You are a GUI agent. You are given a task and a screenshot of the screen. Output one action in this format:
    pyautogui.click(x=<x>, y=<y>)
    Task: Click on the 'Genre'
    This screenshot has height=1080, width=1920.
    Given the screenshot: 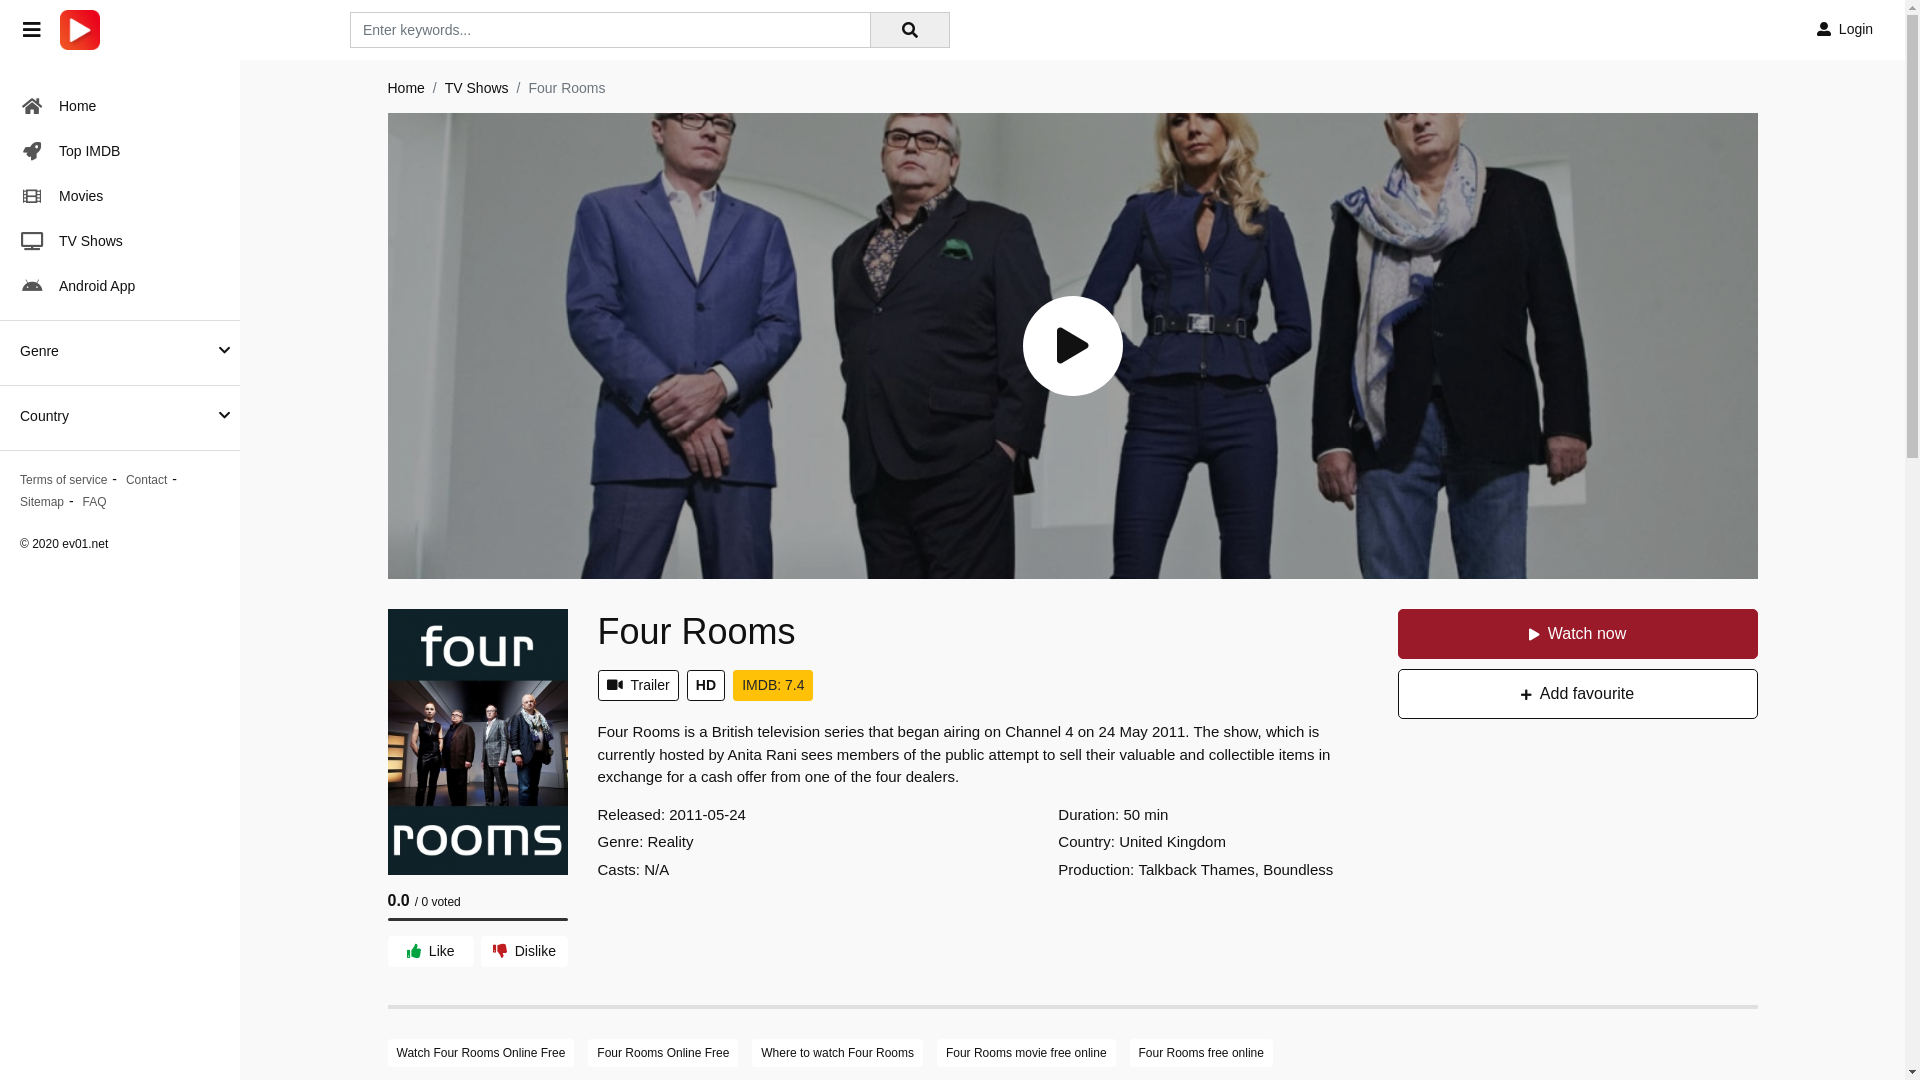 What is the action you would take?
    pyautogui.click(x=39, y=350)
    